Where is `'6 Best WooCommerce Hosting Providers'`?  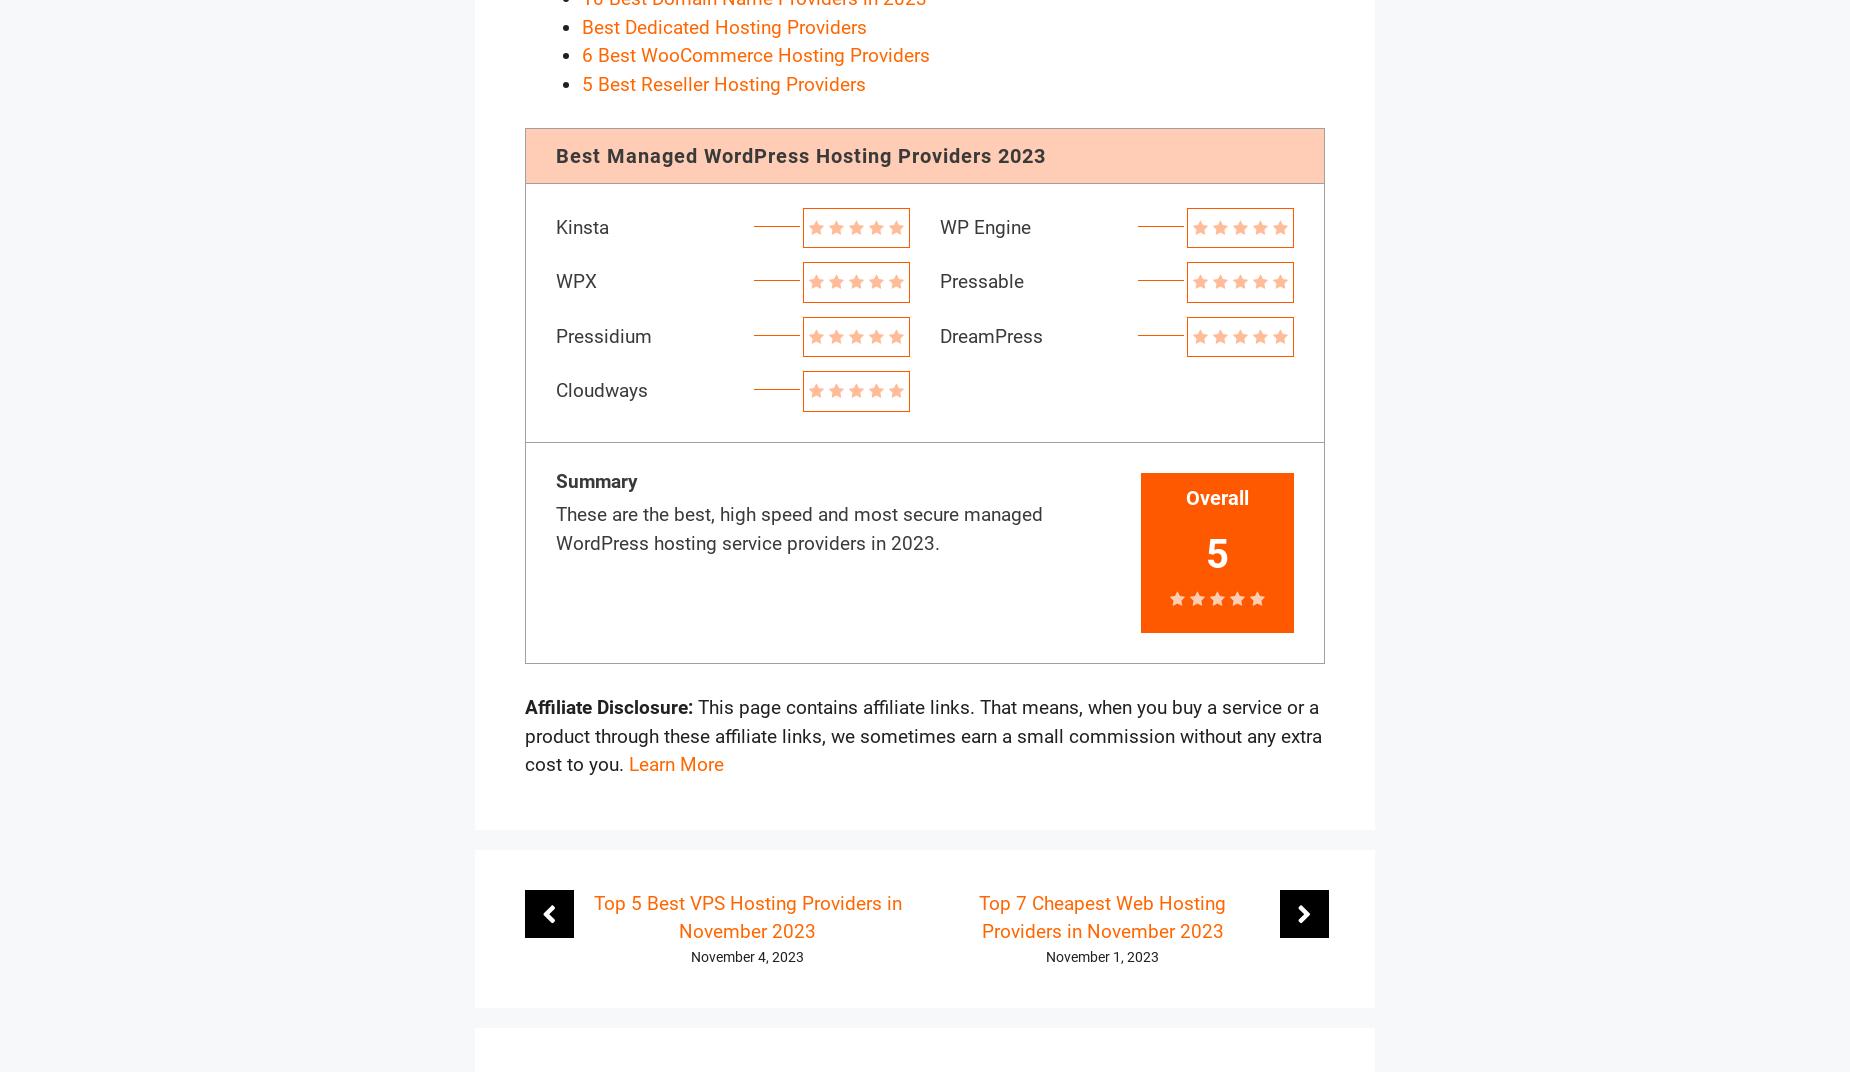
'6 Best WooCommerce Hosting Providers' is located at coordinates (755, 54).